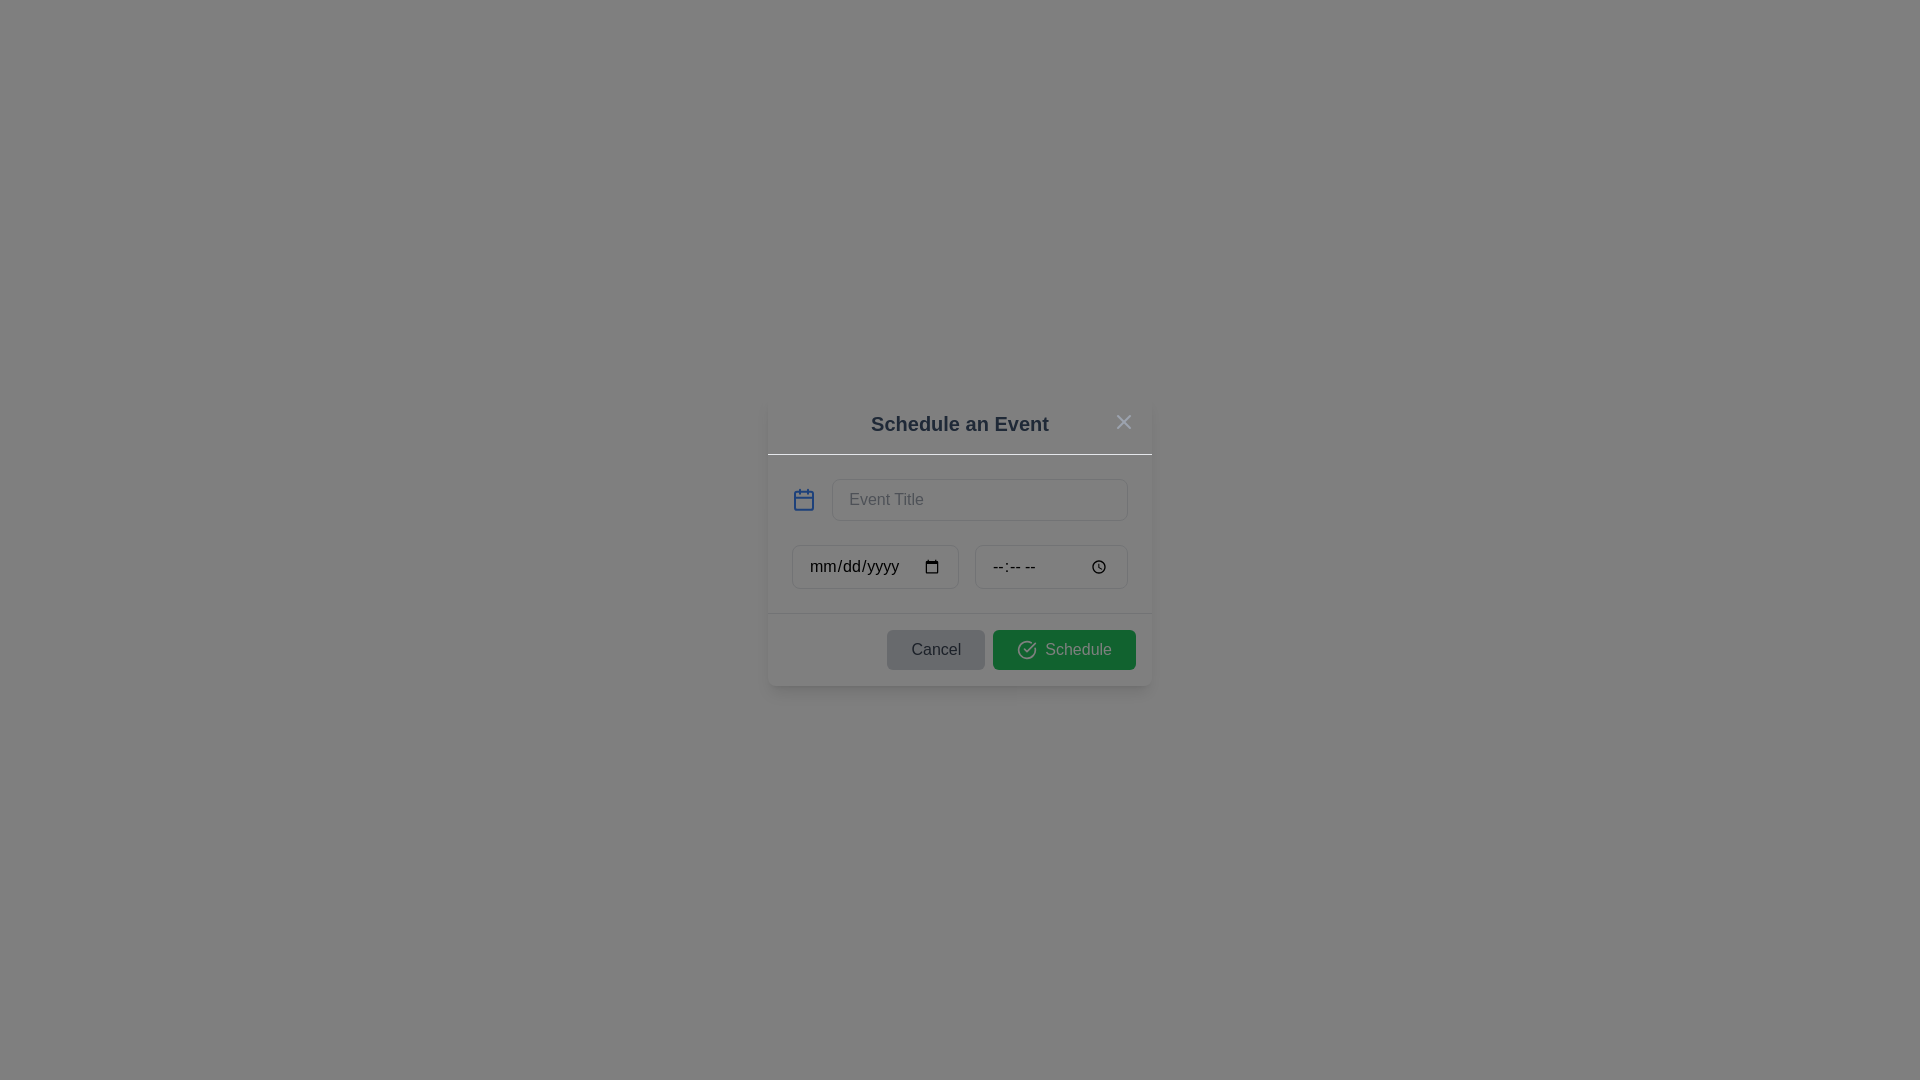 The width and height of the screenshot is (1920, 1080). Describe the element at coordinates (804, 500) in the screenshot. I see `the rounded rectangle icon within the calendar-shaped graphics located in the upper left section of the 'Schedule an Event' modal dialog` at that location.